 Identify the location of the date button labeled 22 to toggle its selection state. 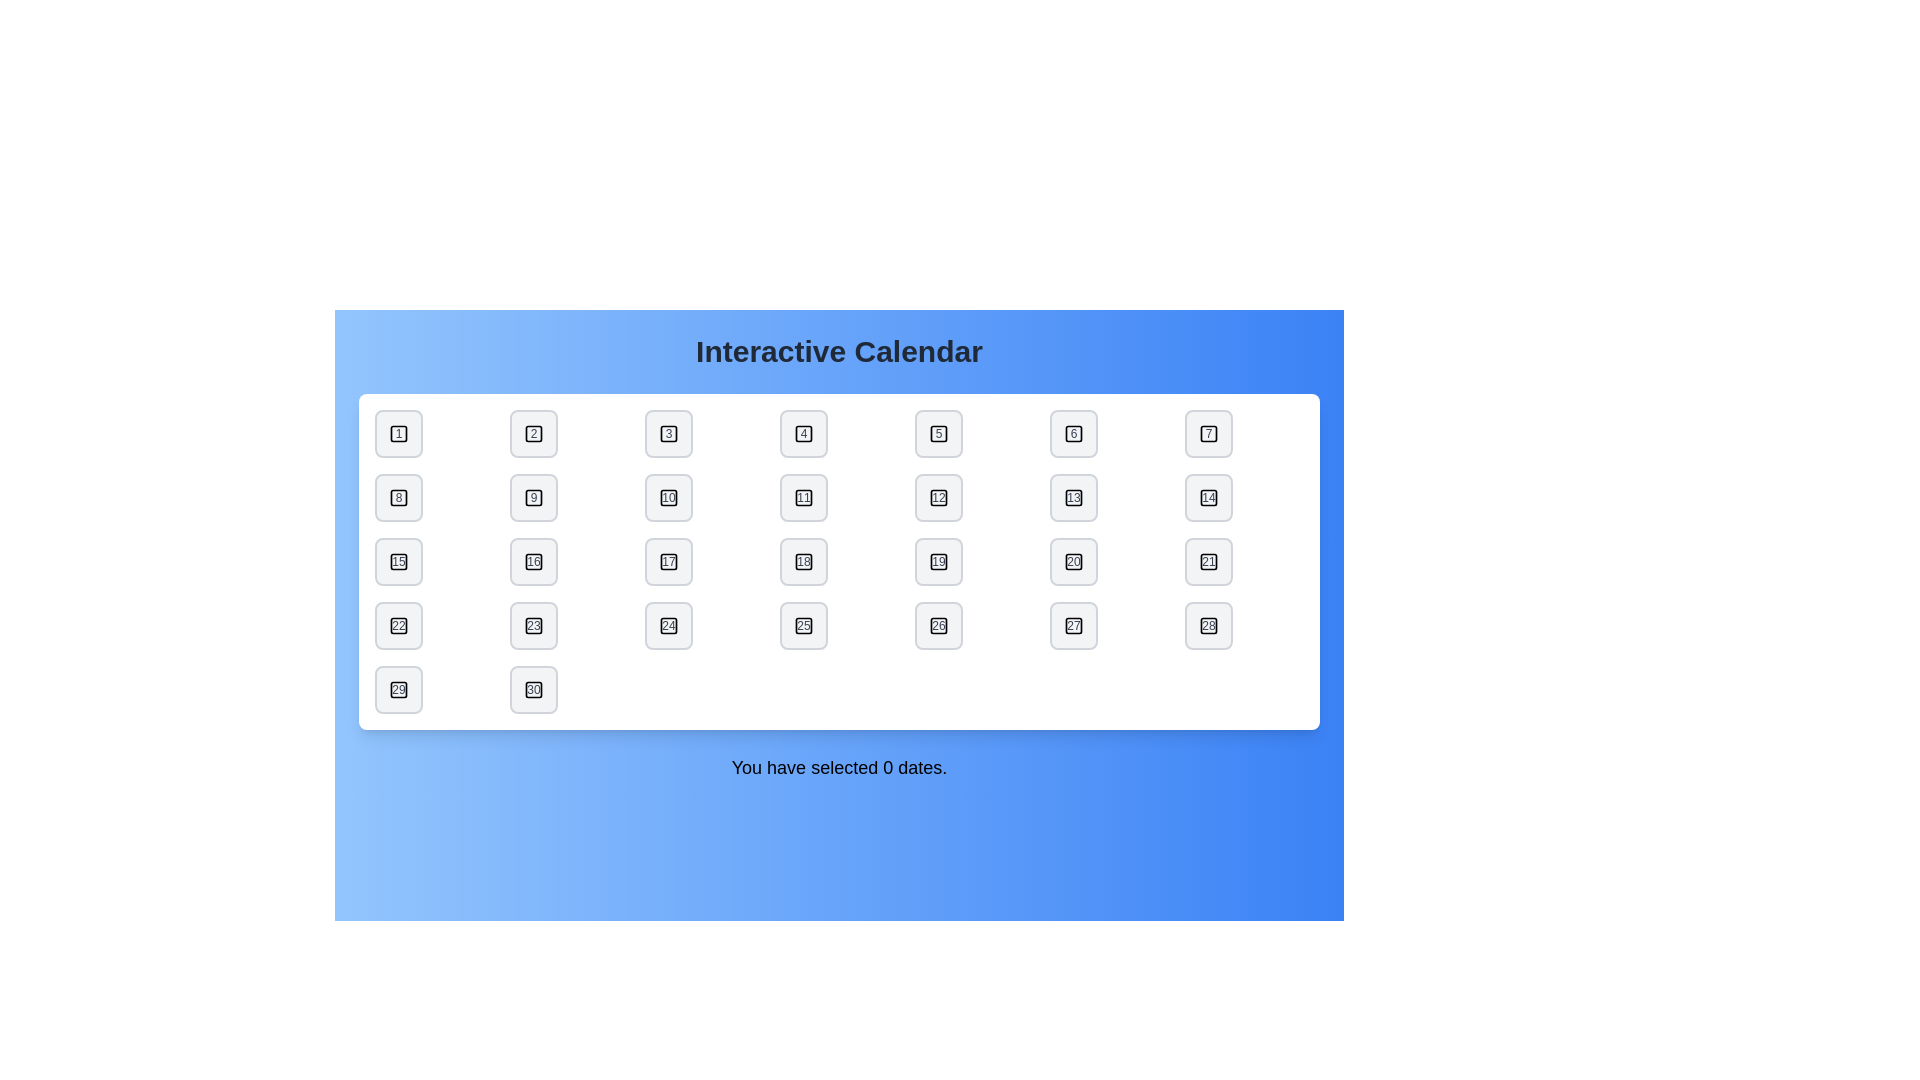
(398, 624).